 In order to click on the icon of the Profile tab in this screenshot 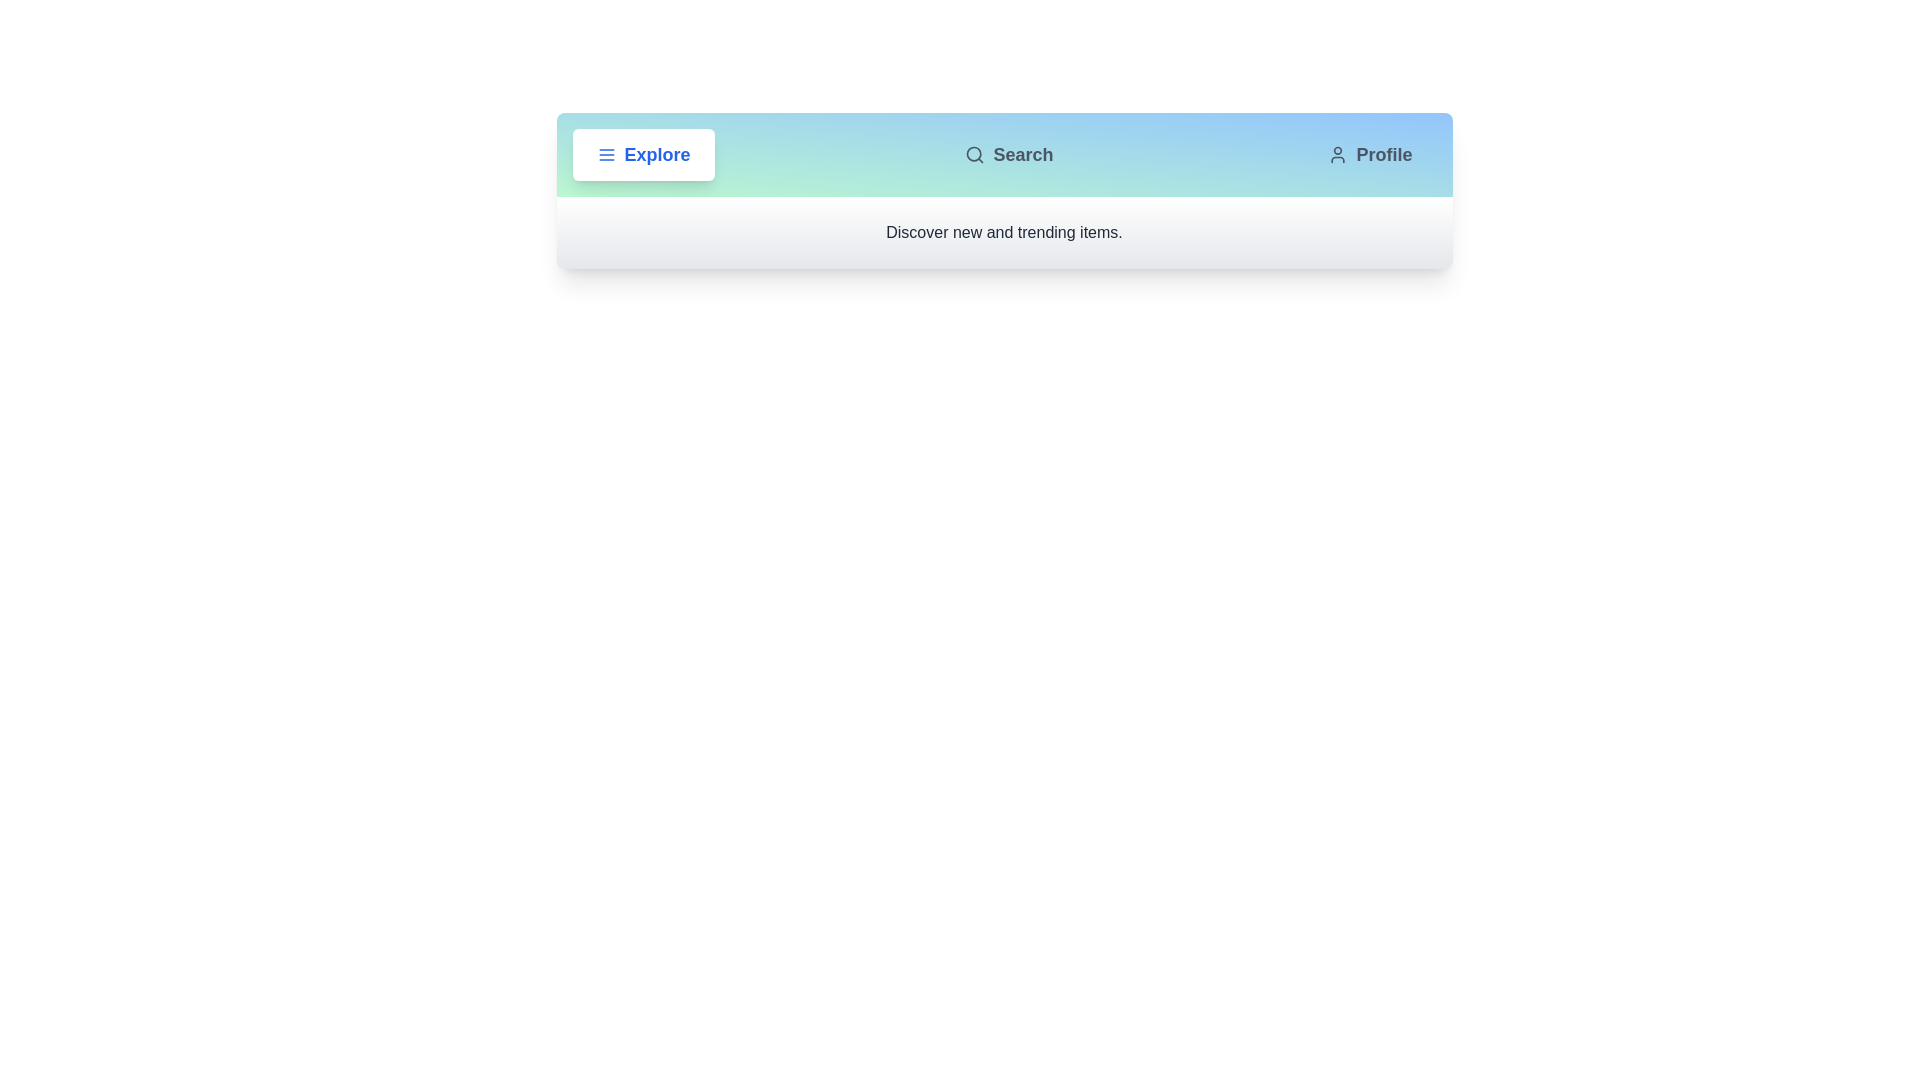, I will do `click(1338, 153)`.